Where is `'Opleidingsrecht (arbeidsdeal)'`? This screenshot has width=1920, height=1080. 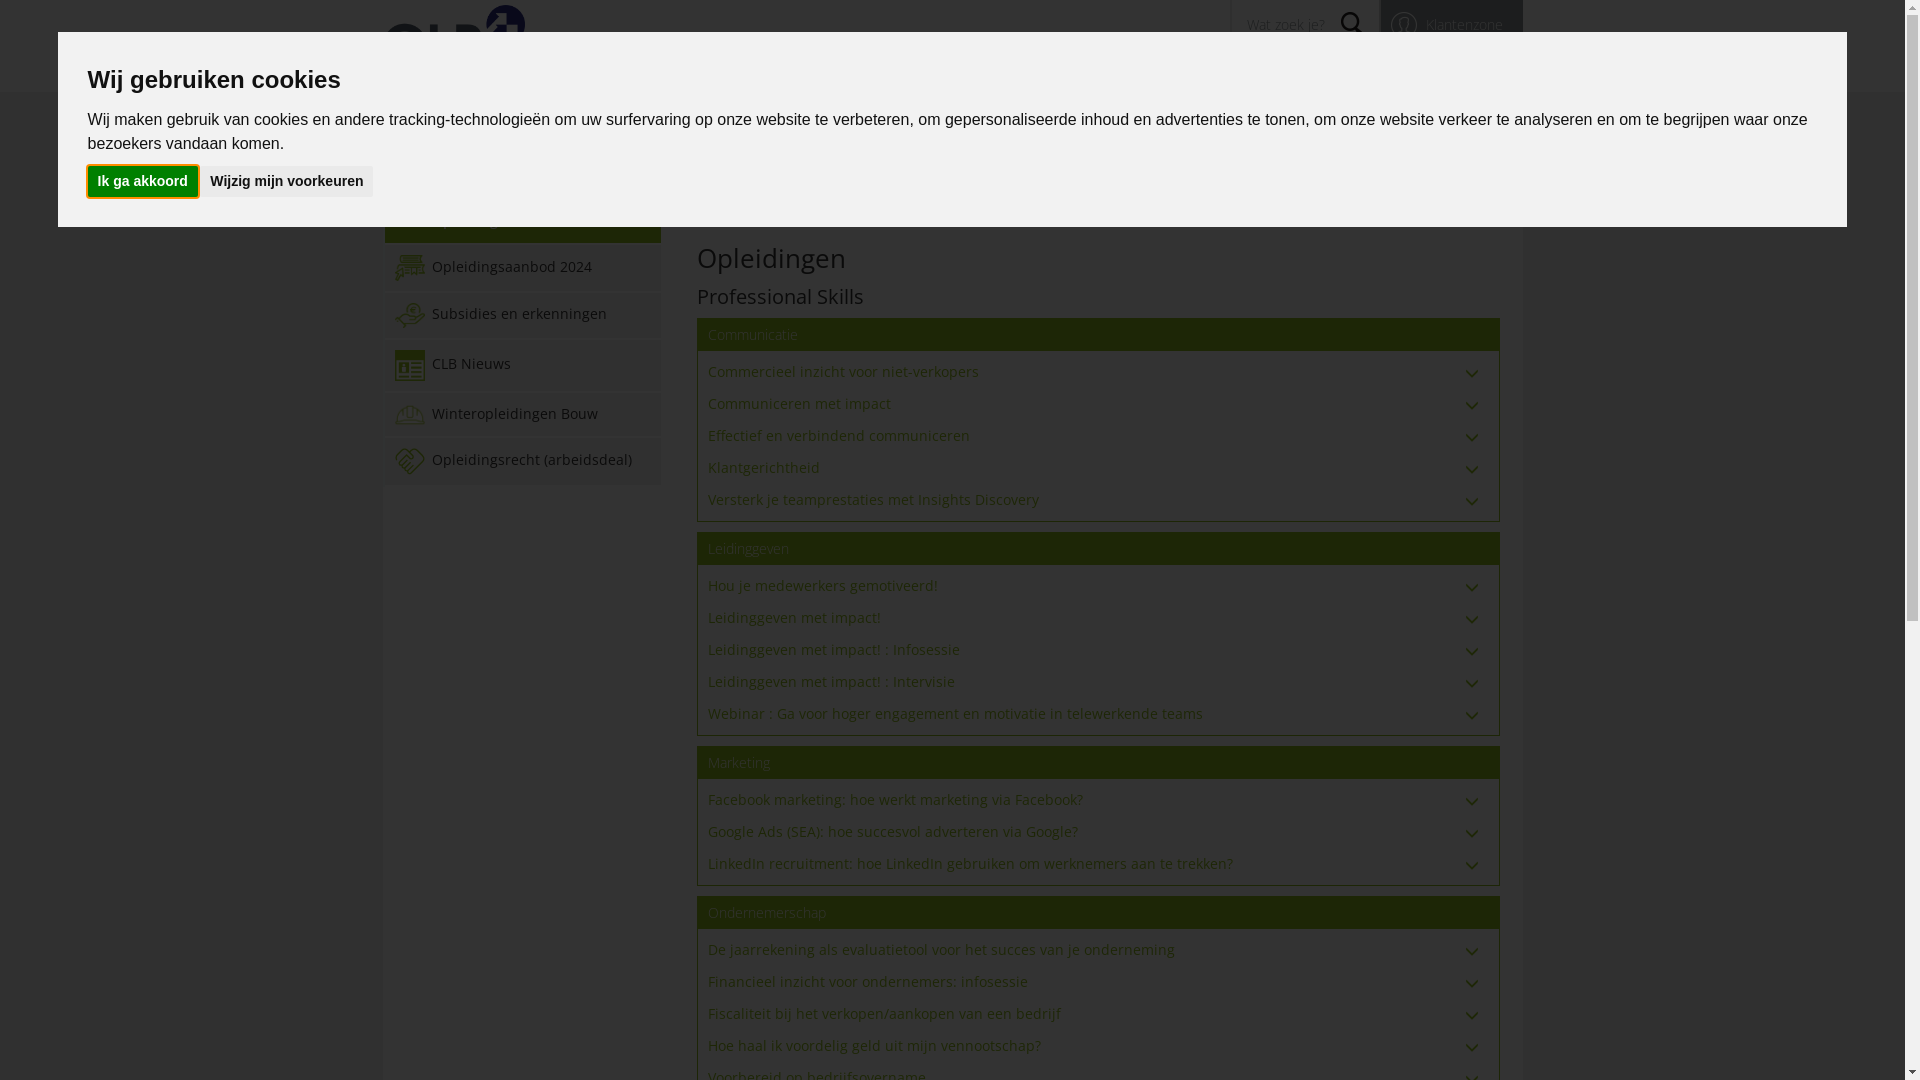 'Opleidingsrecht (arbeidsdeal)' is located at coordinates (522, 461).